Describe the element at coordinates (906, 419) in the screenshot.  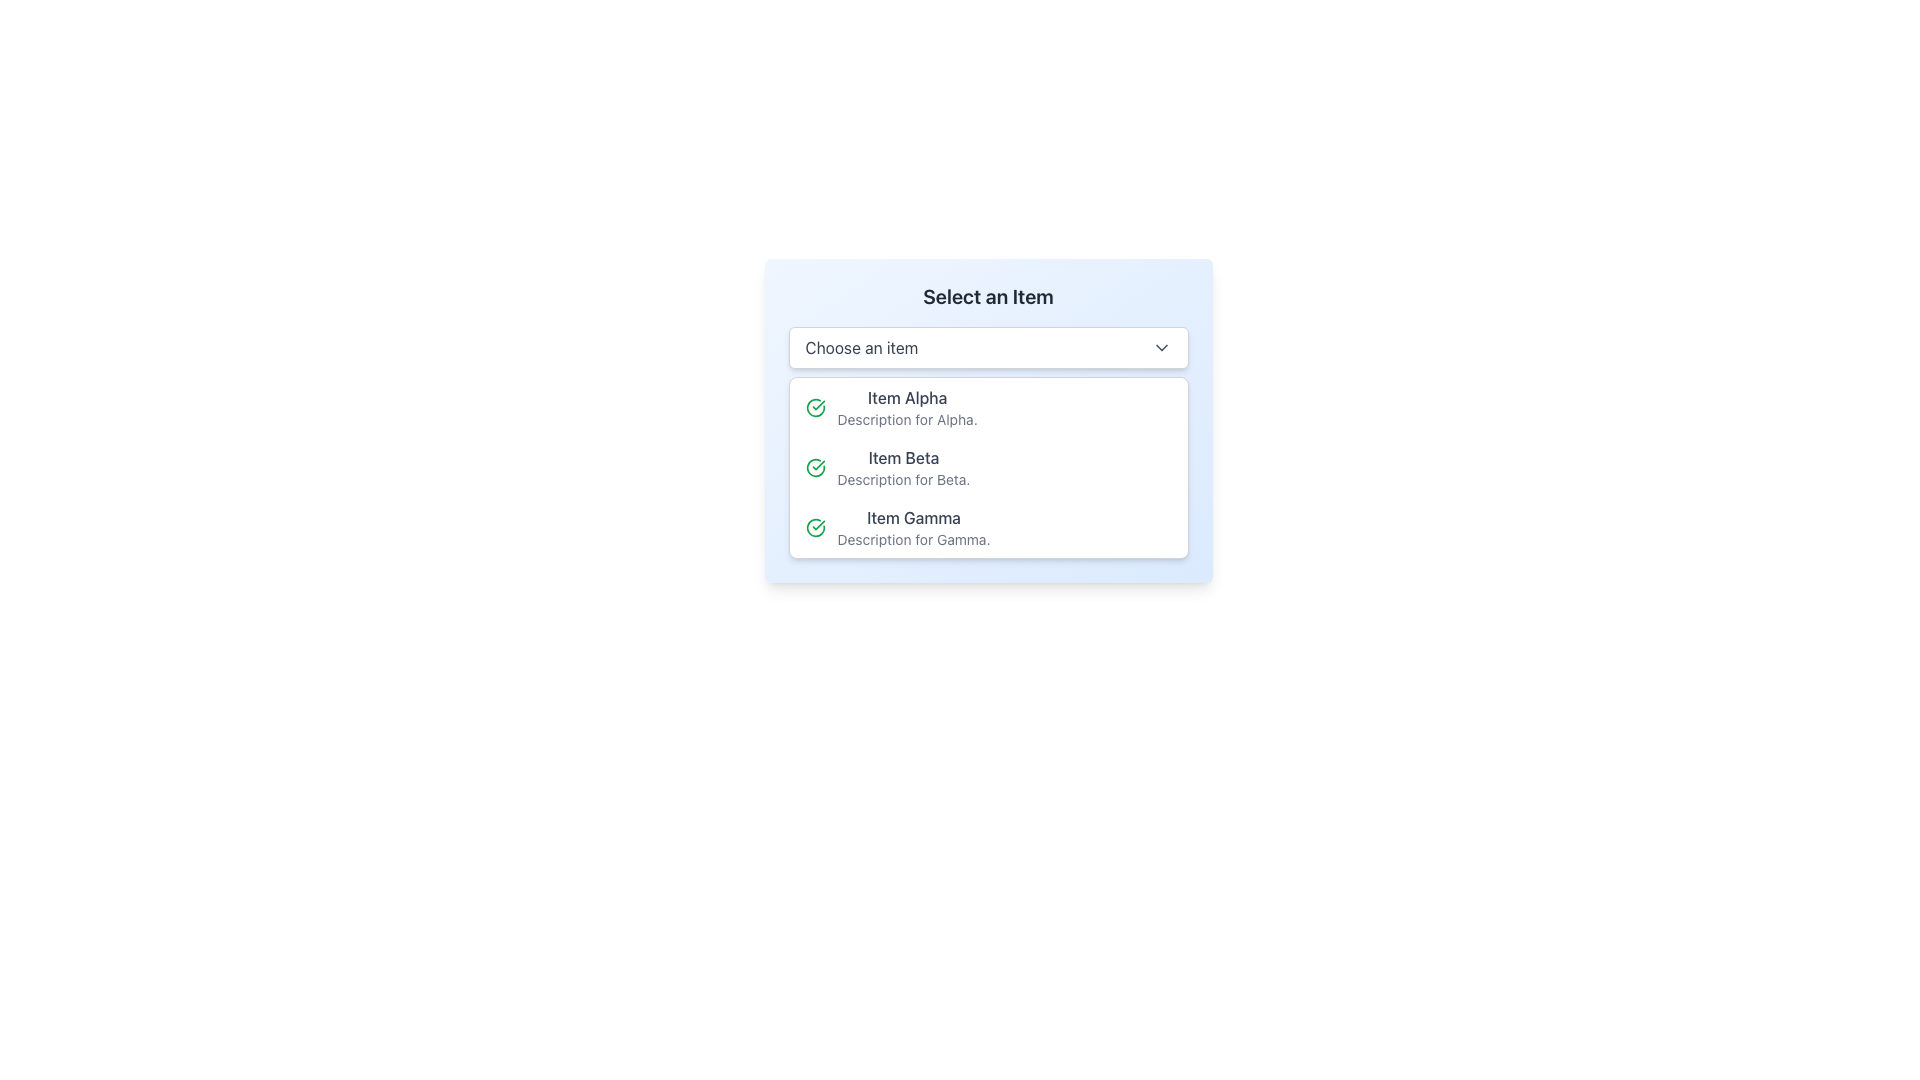
I see `supplementary descriptive text located beneath the 'Item Alpha' option in the dropdown menu under 'Select an Item'` at that location.